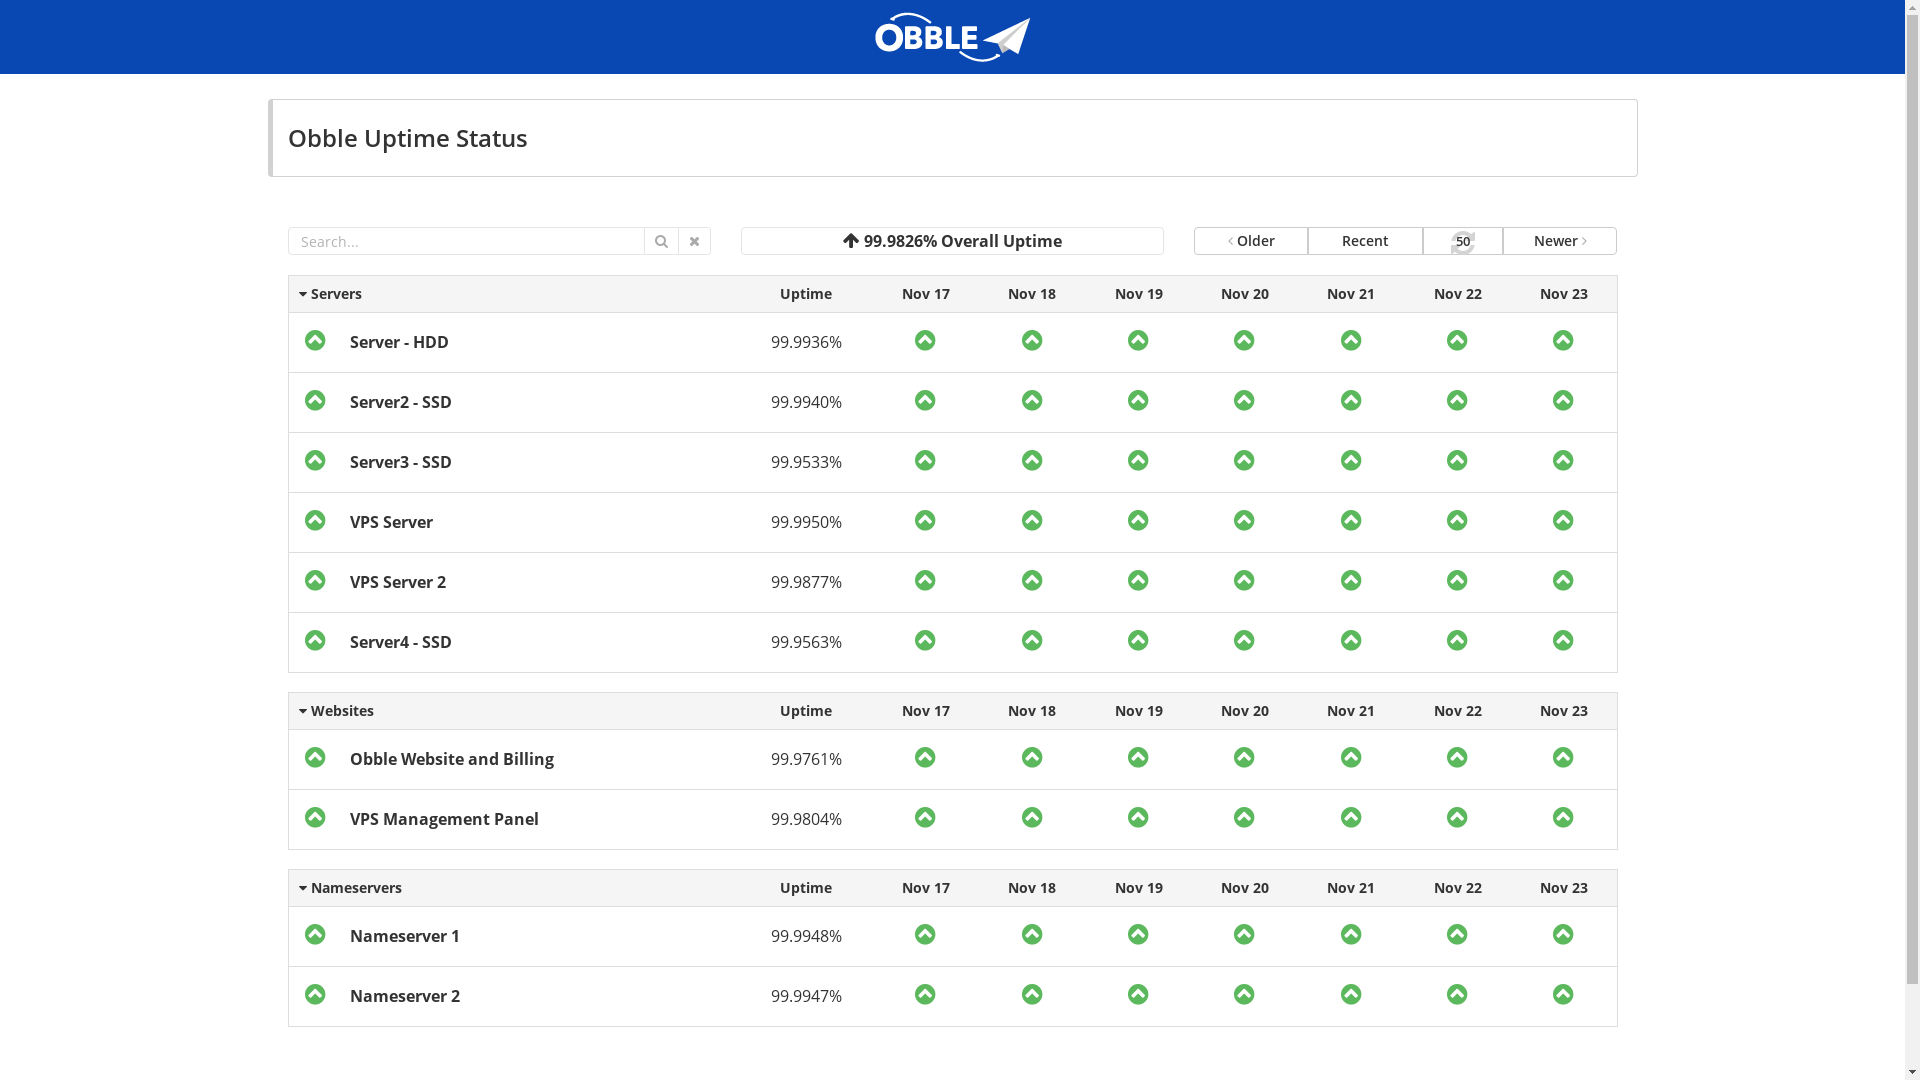 The image size is (1920, 1080). I want to click on 'Nameserver 2', so click(403, 995).